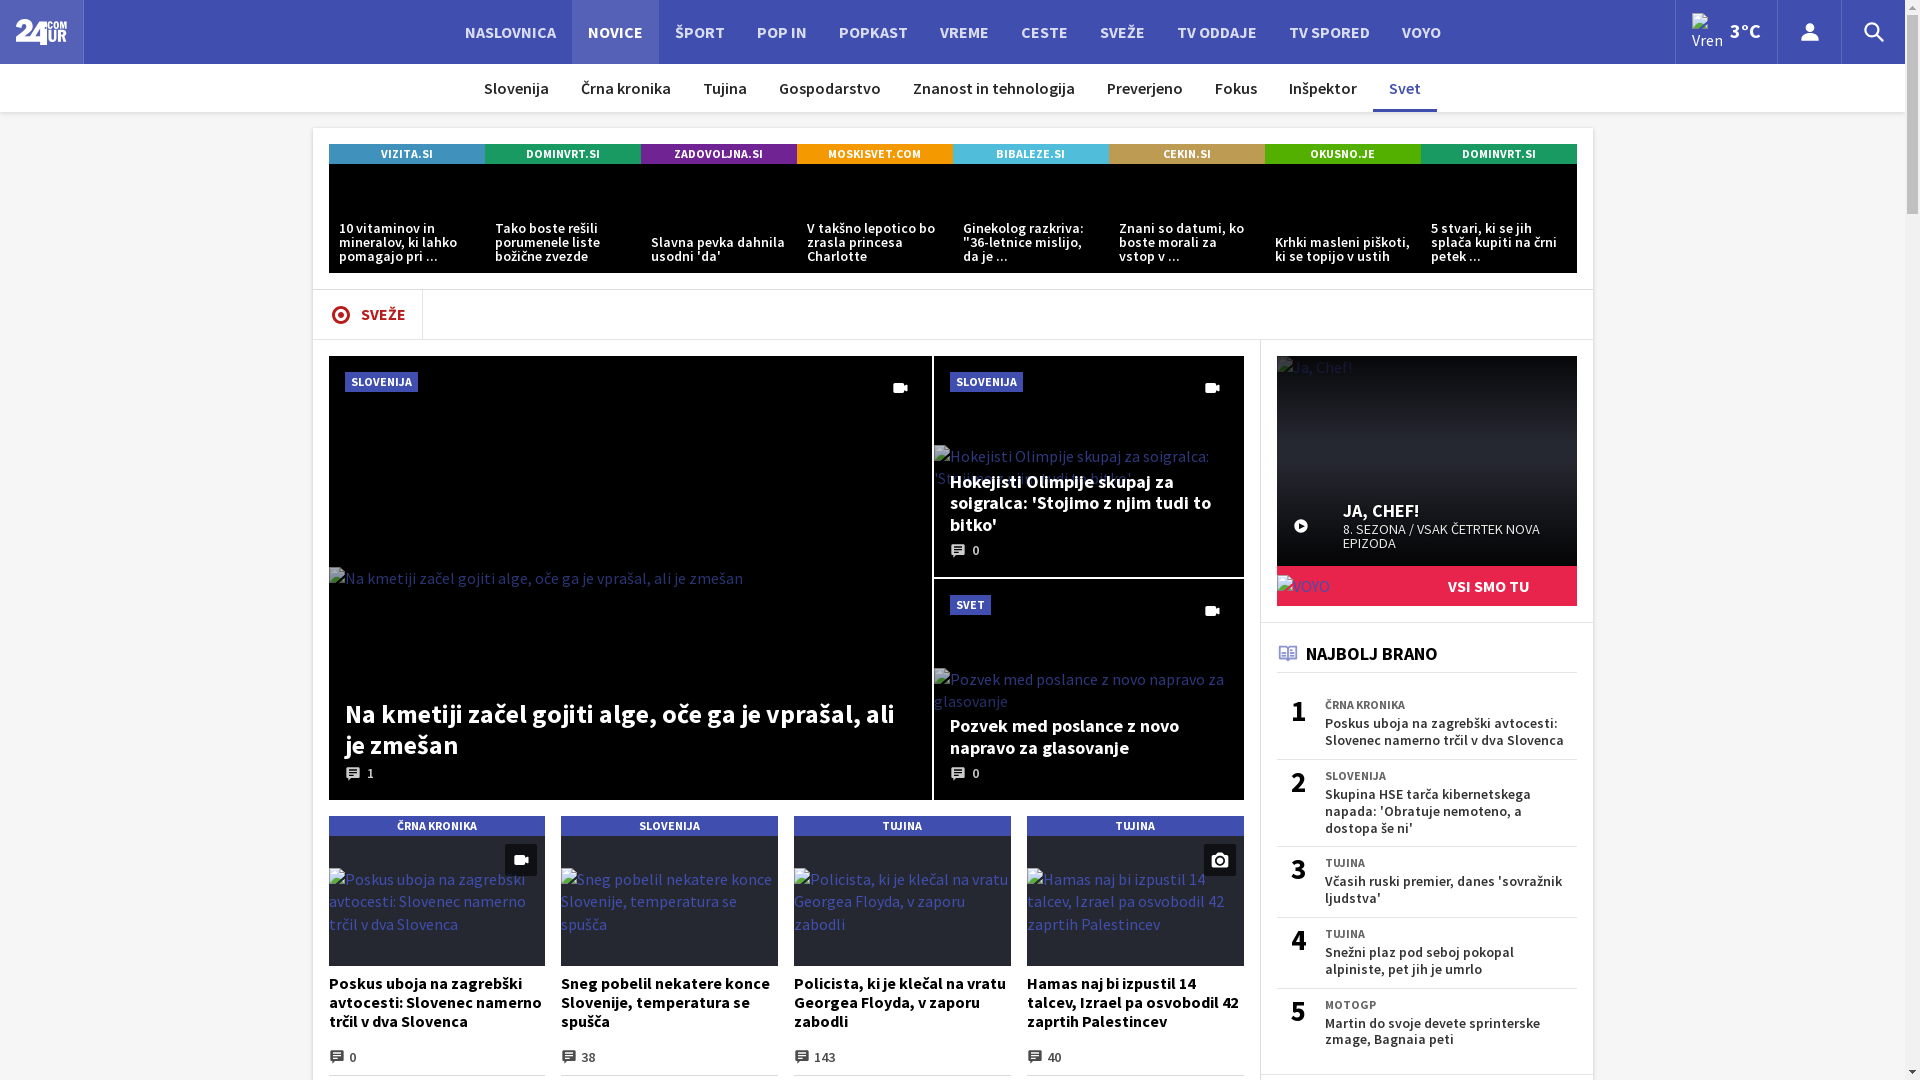 Image resolution: width=1920 pixels, height=1080 pixels. I want to click on 'Slovenija', so click(516, 87).